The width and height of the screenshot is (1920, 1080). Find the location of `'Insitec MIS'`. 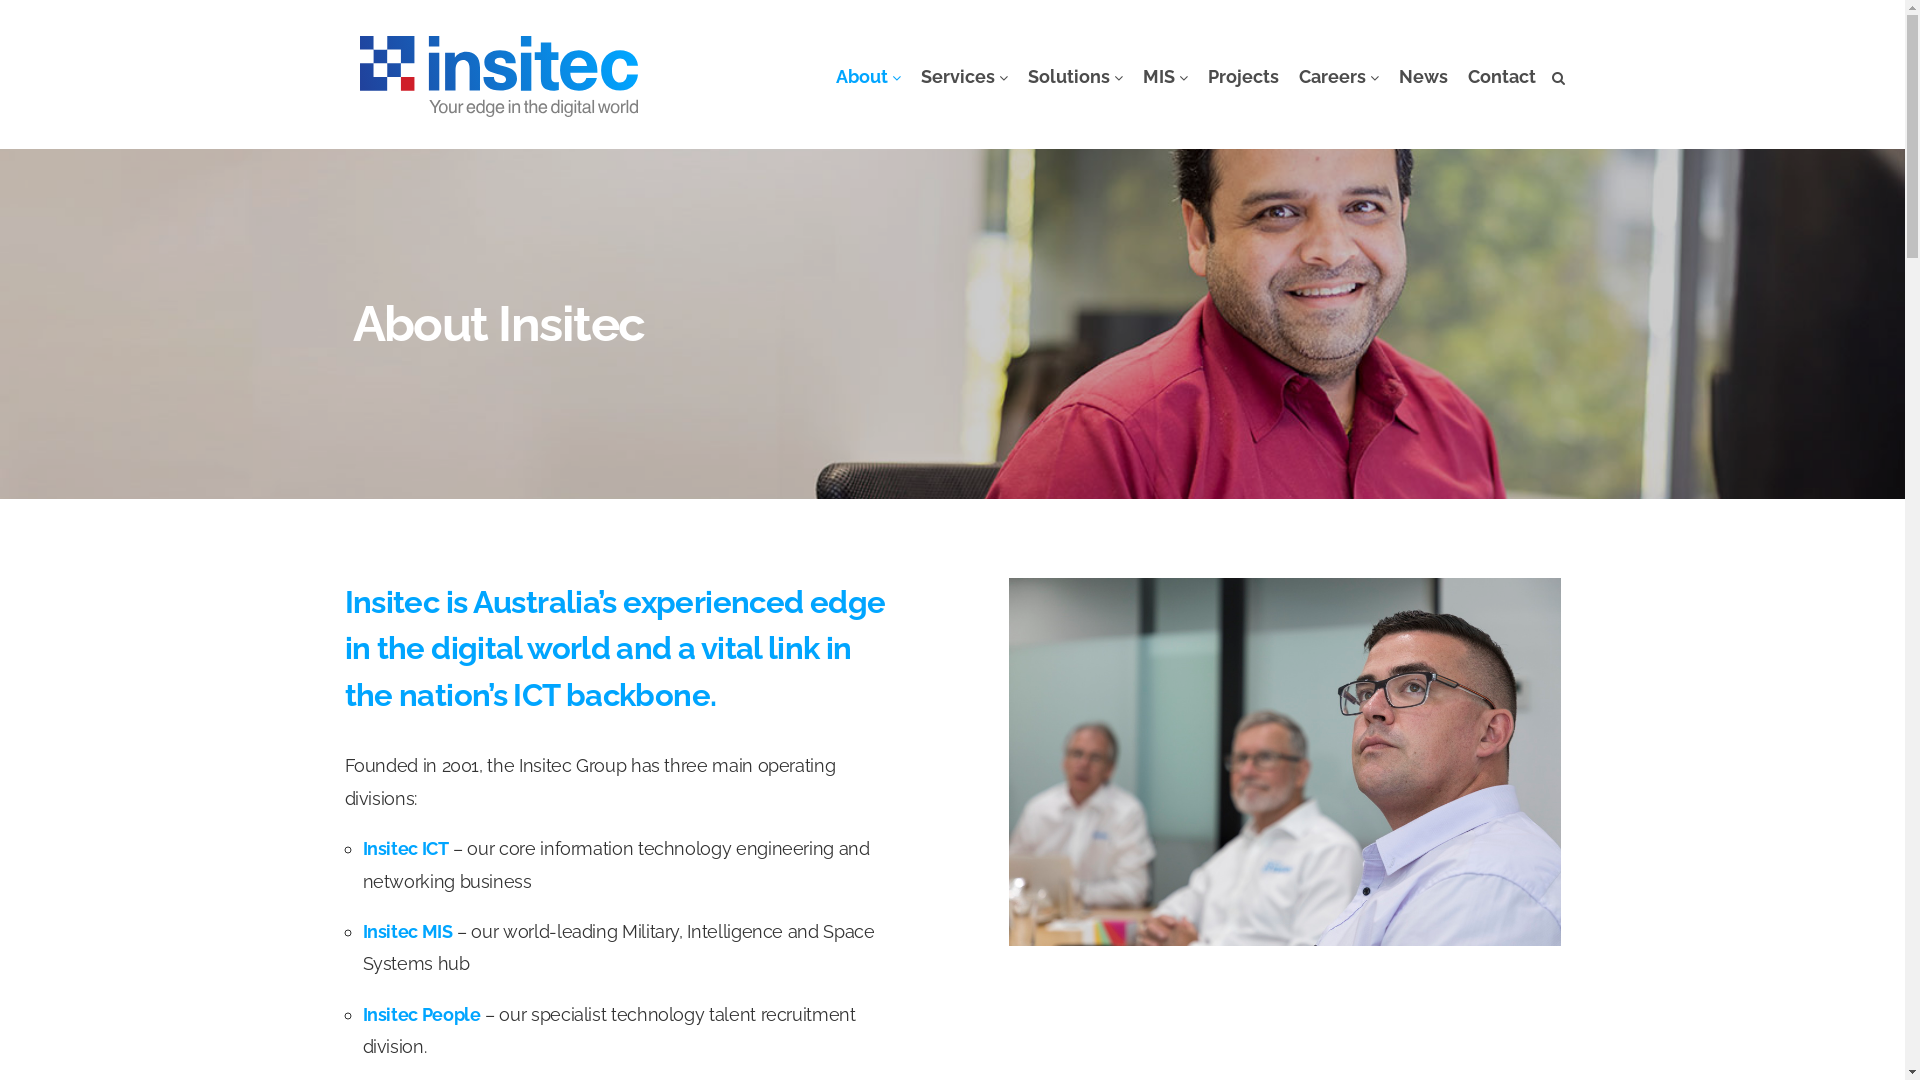

'Insitec MIS' is located at coordinates (361, 931).